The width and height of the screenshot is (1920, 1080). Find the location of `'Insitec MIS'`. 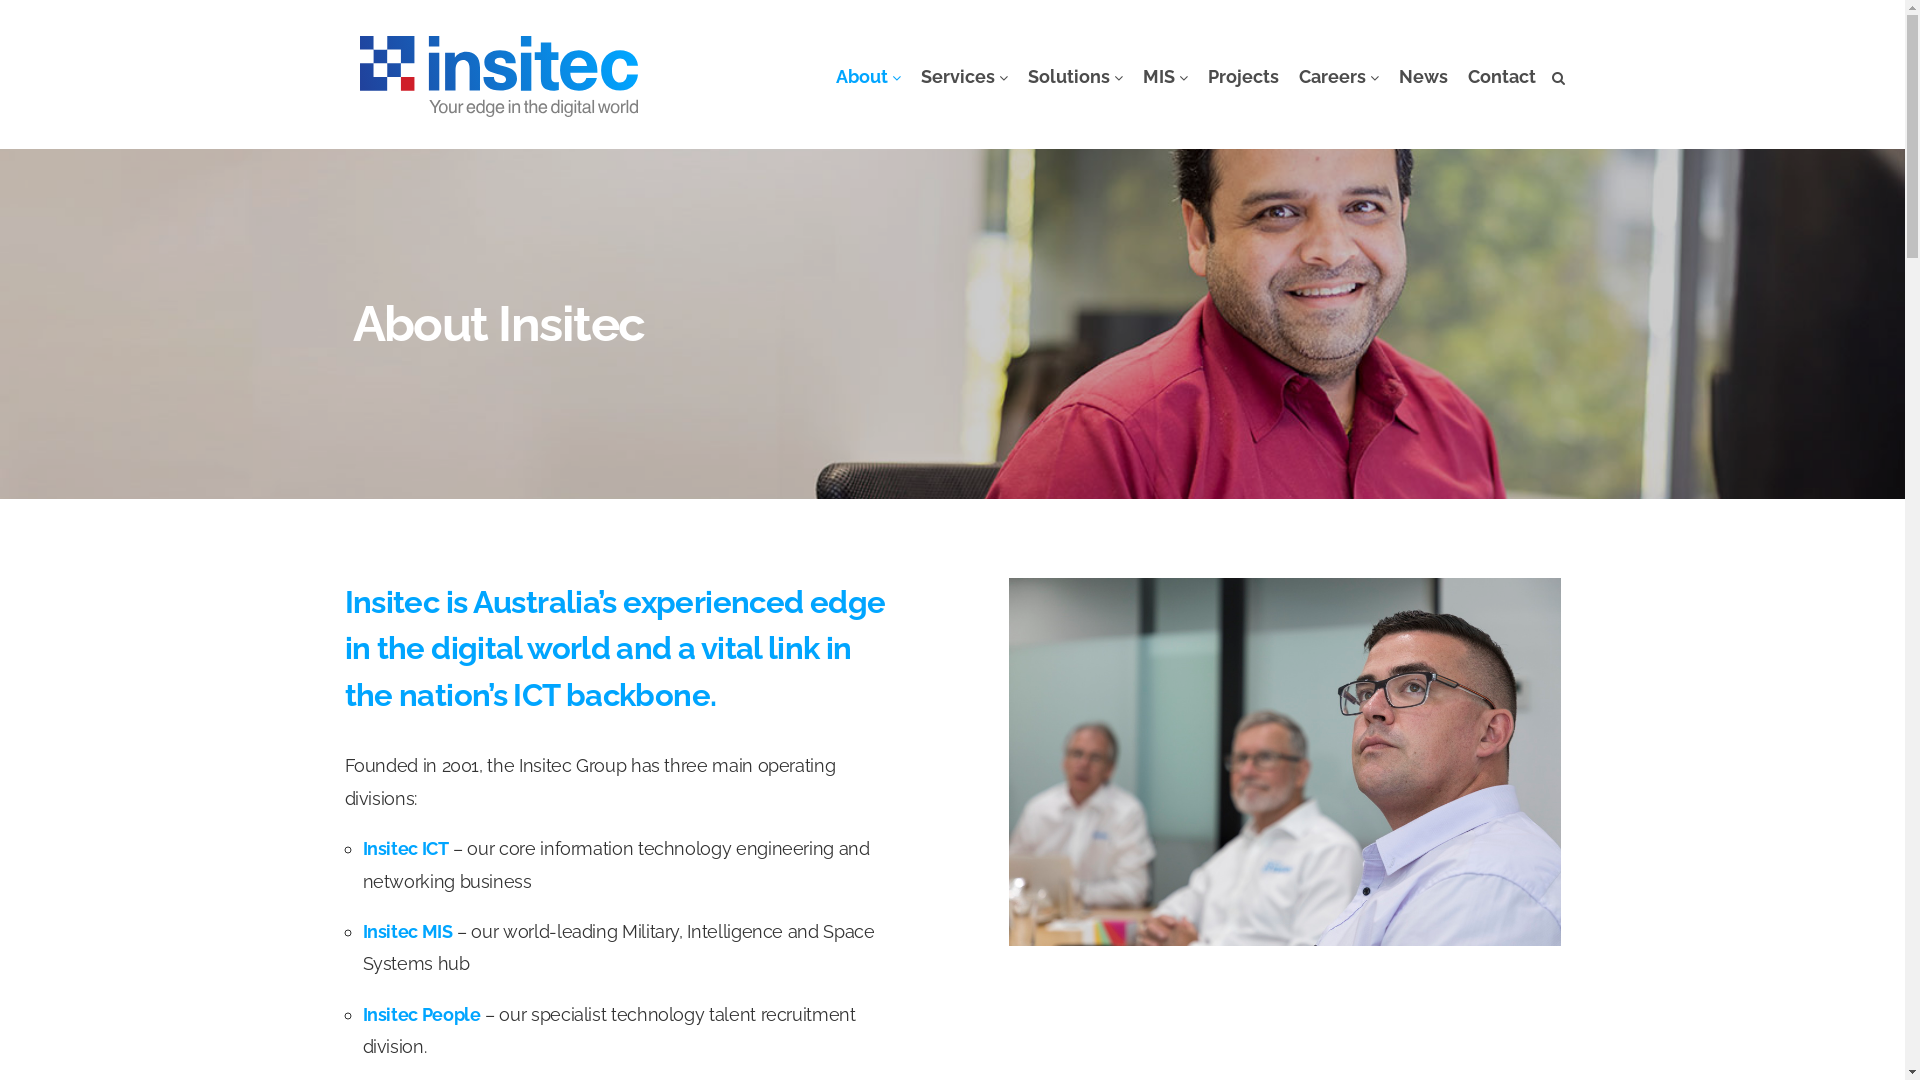

'Insitec MIS' is located at coordinates (361, 931).